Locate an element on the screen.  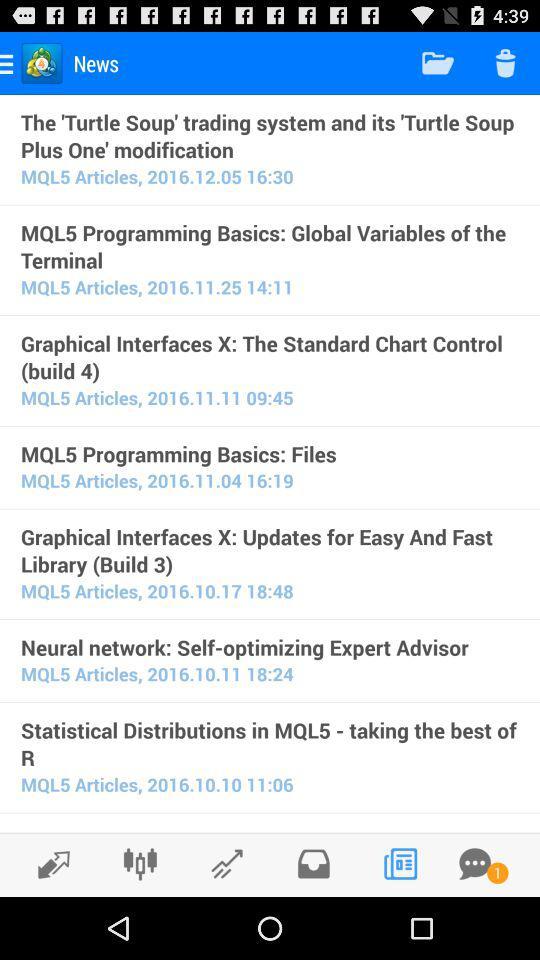
the item above the mql5 articles 2016 icon is located at coordinates (270, 134).